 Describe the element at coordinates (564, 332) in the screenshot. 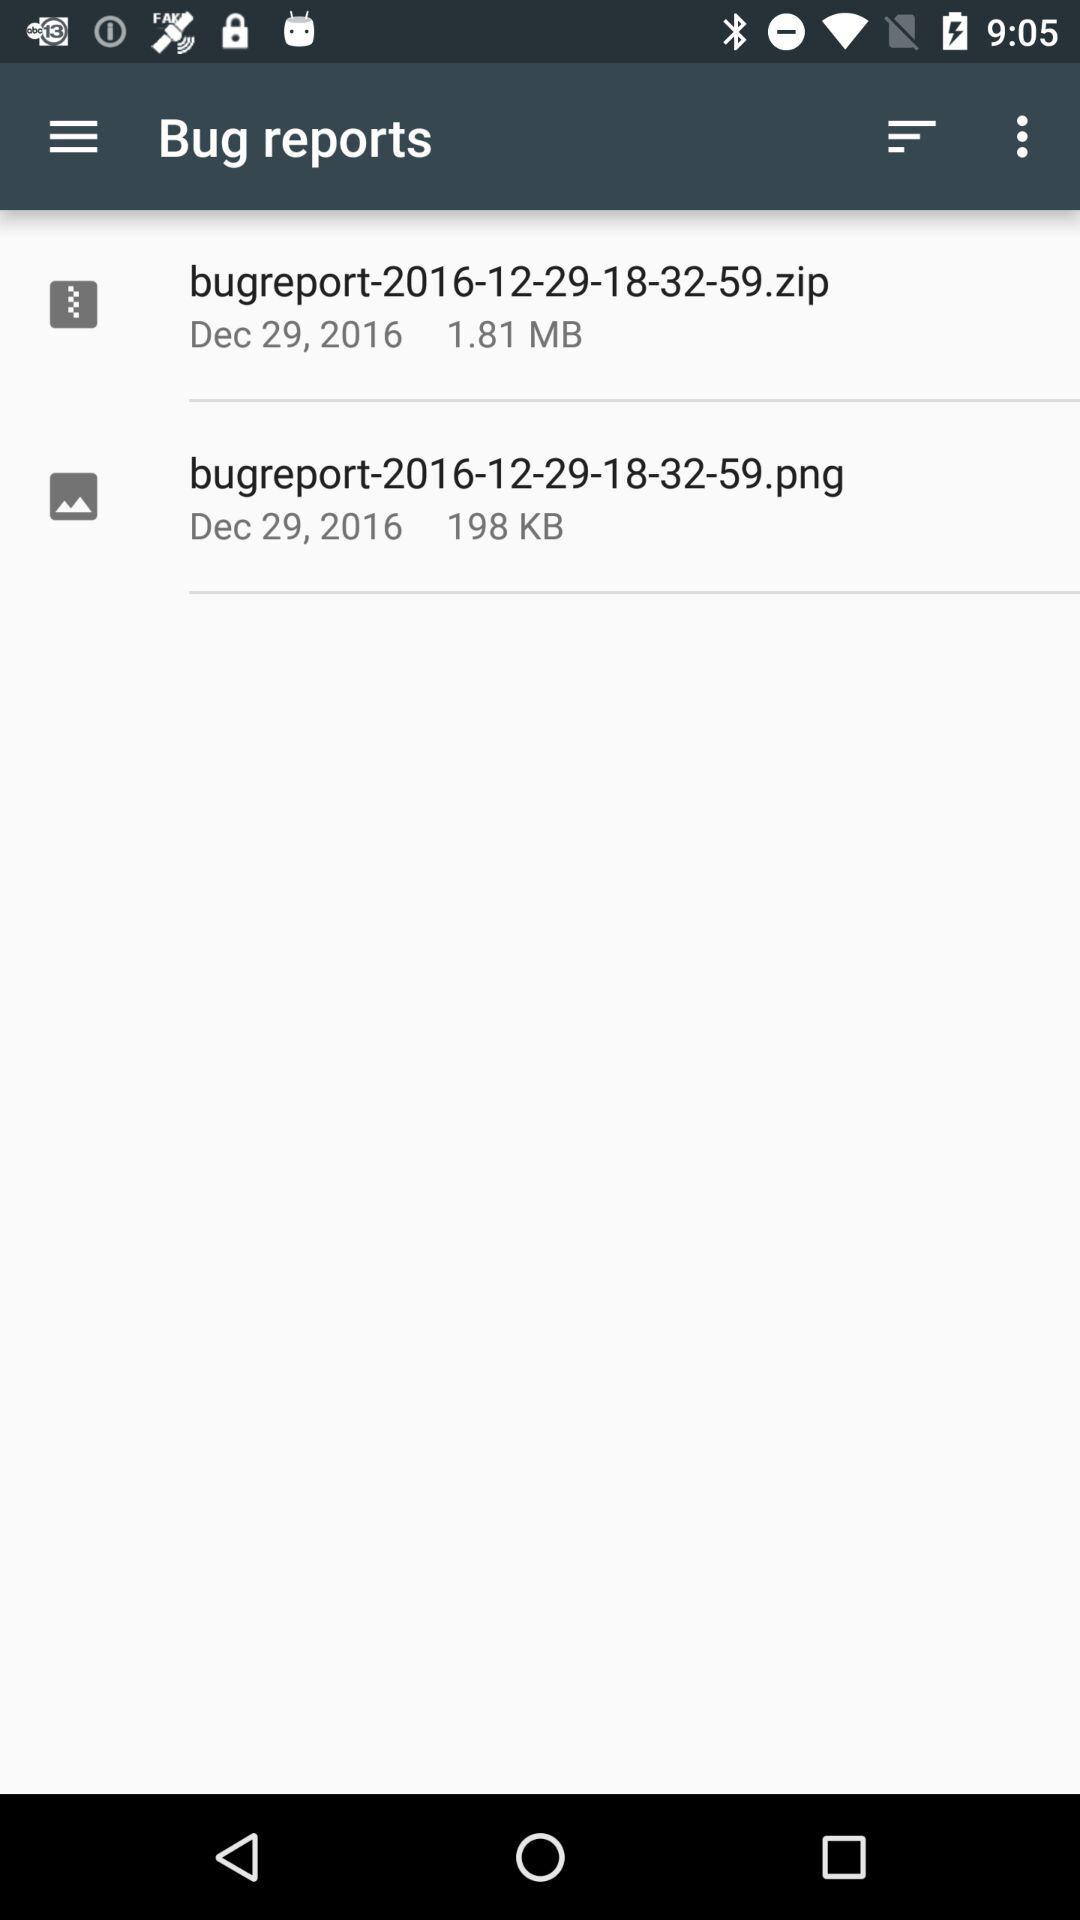

I see `app to the right of the dec 29, 2016 icon` at that location.